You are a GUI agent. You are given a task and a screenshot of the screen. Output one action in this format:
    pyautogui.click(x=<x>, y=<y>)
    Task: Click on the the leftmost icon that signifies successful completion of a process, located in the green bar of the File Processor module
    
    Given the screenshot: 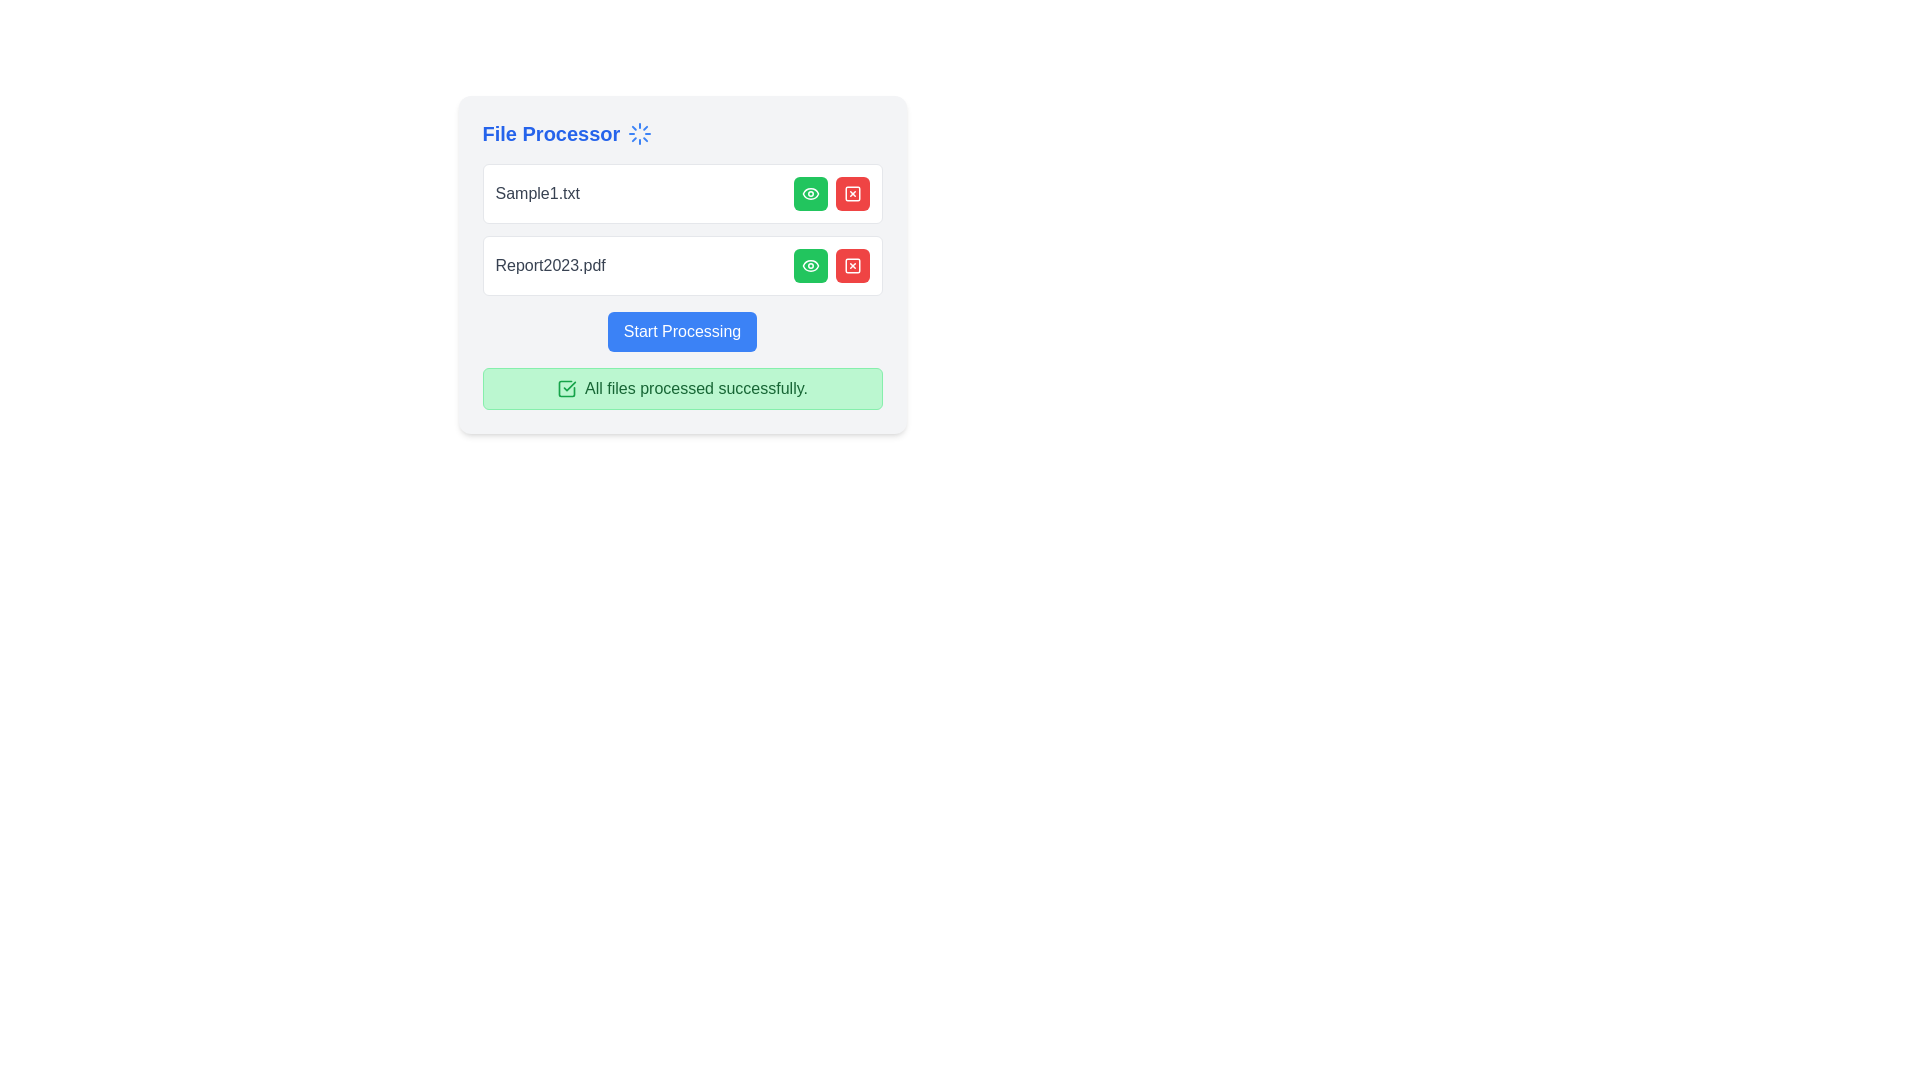 What is the action you would take?
    pyautogui.click(x=565, y=389)
    